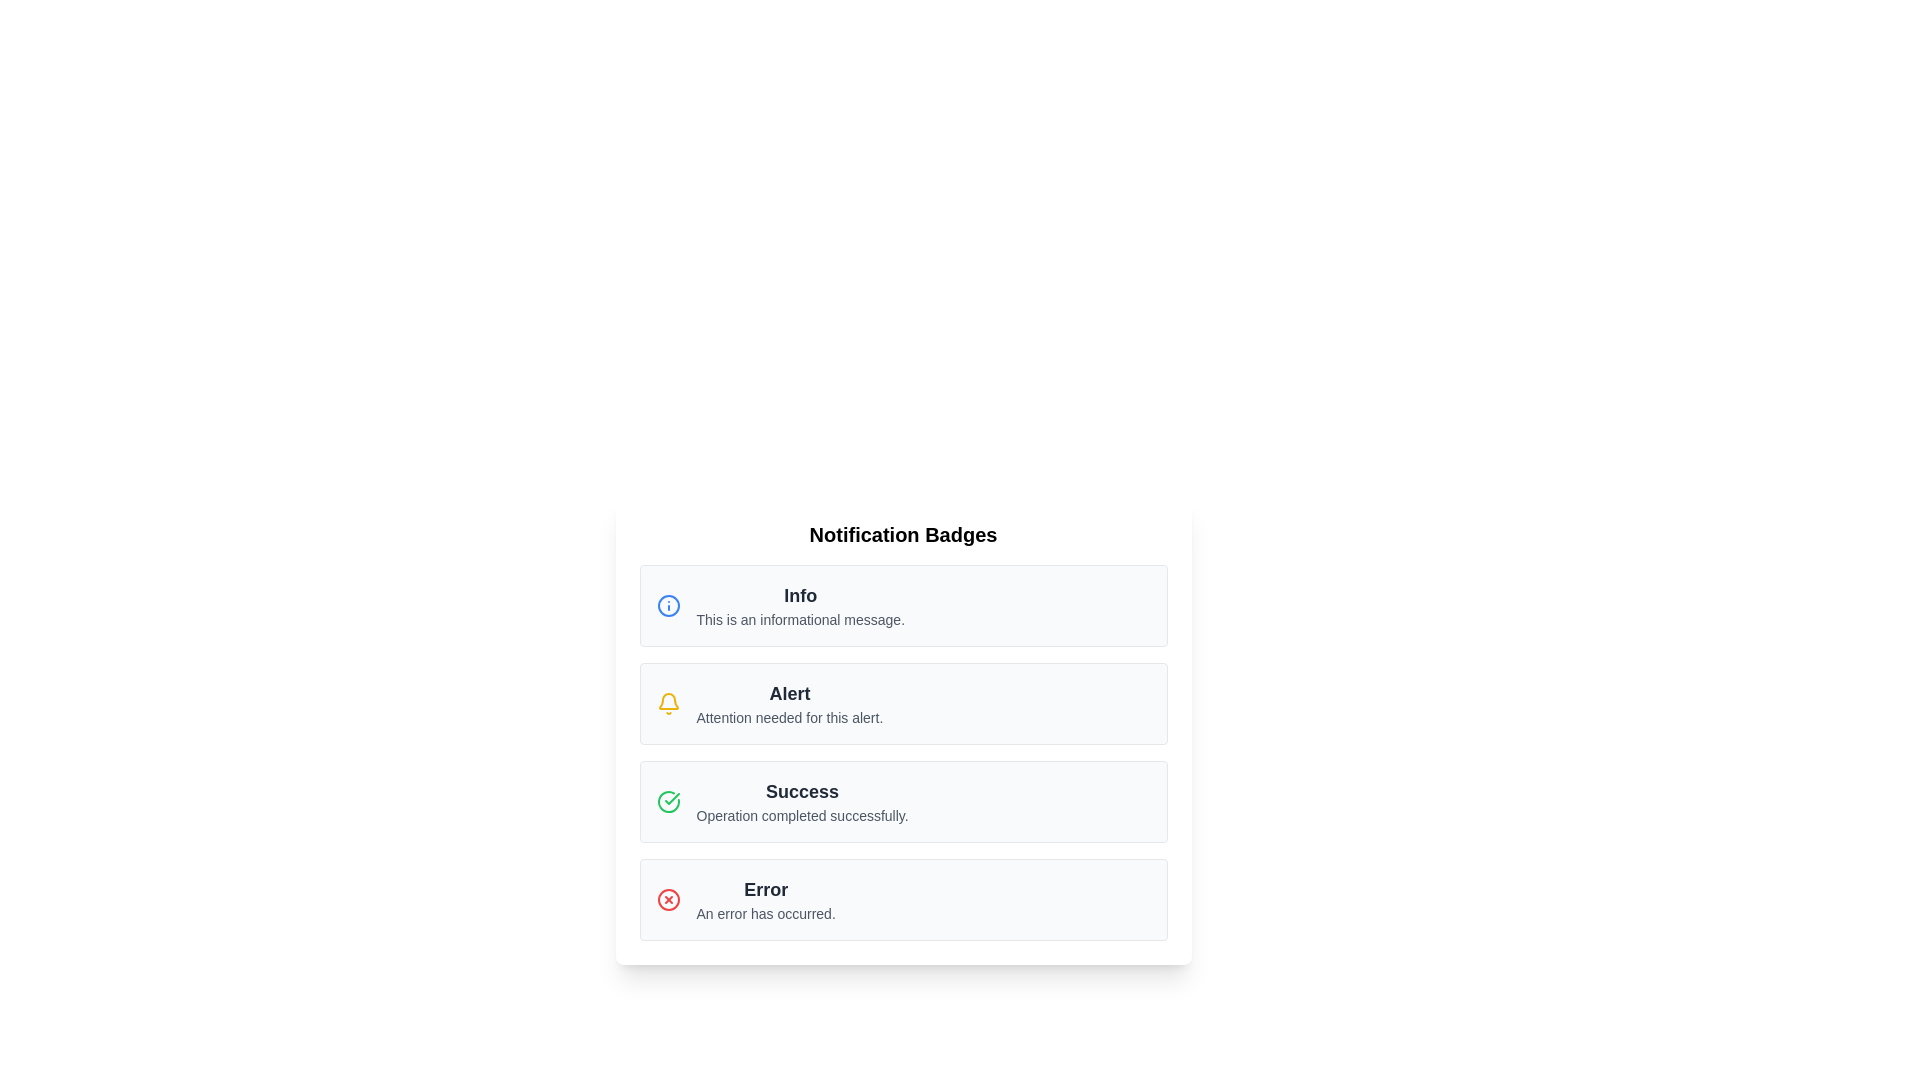 The width and height of the screenshot is (1920, 1080). Describe the element at coordinates (668, 801) in the screenshot. I see `the success icon located at the leftmost part of the card labeled 'Success', adjacent to the text 'Operation completed successfully.'` at that location.